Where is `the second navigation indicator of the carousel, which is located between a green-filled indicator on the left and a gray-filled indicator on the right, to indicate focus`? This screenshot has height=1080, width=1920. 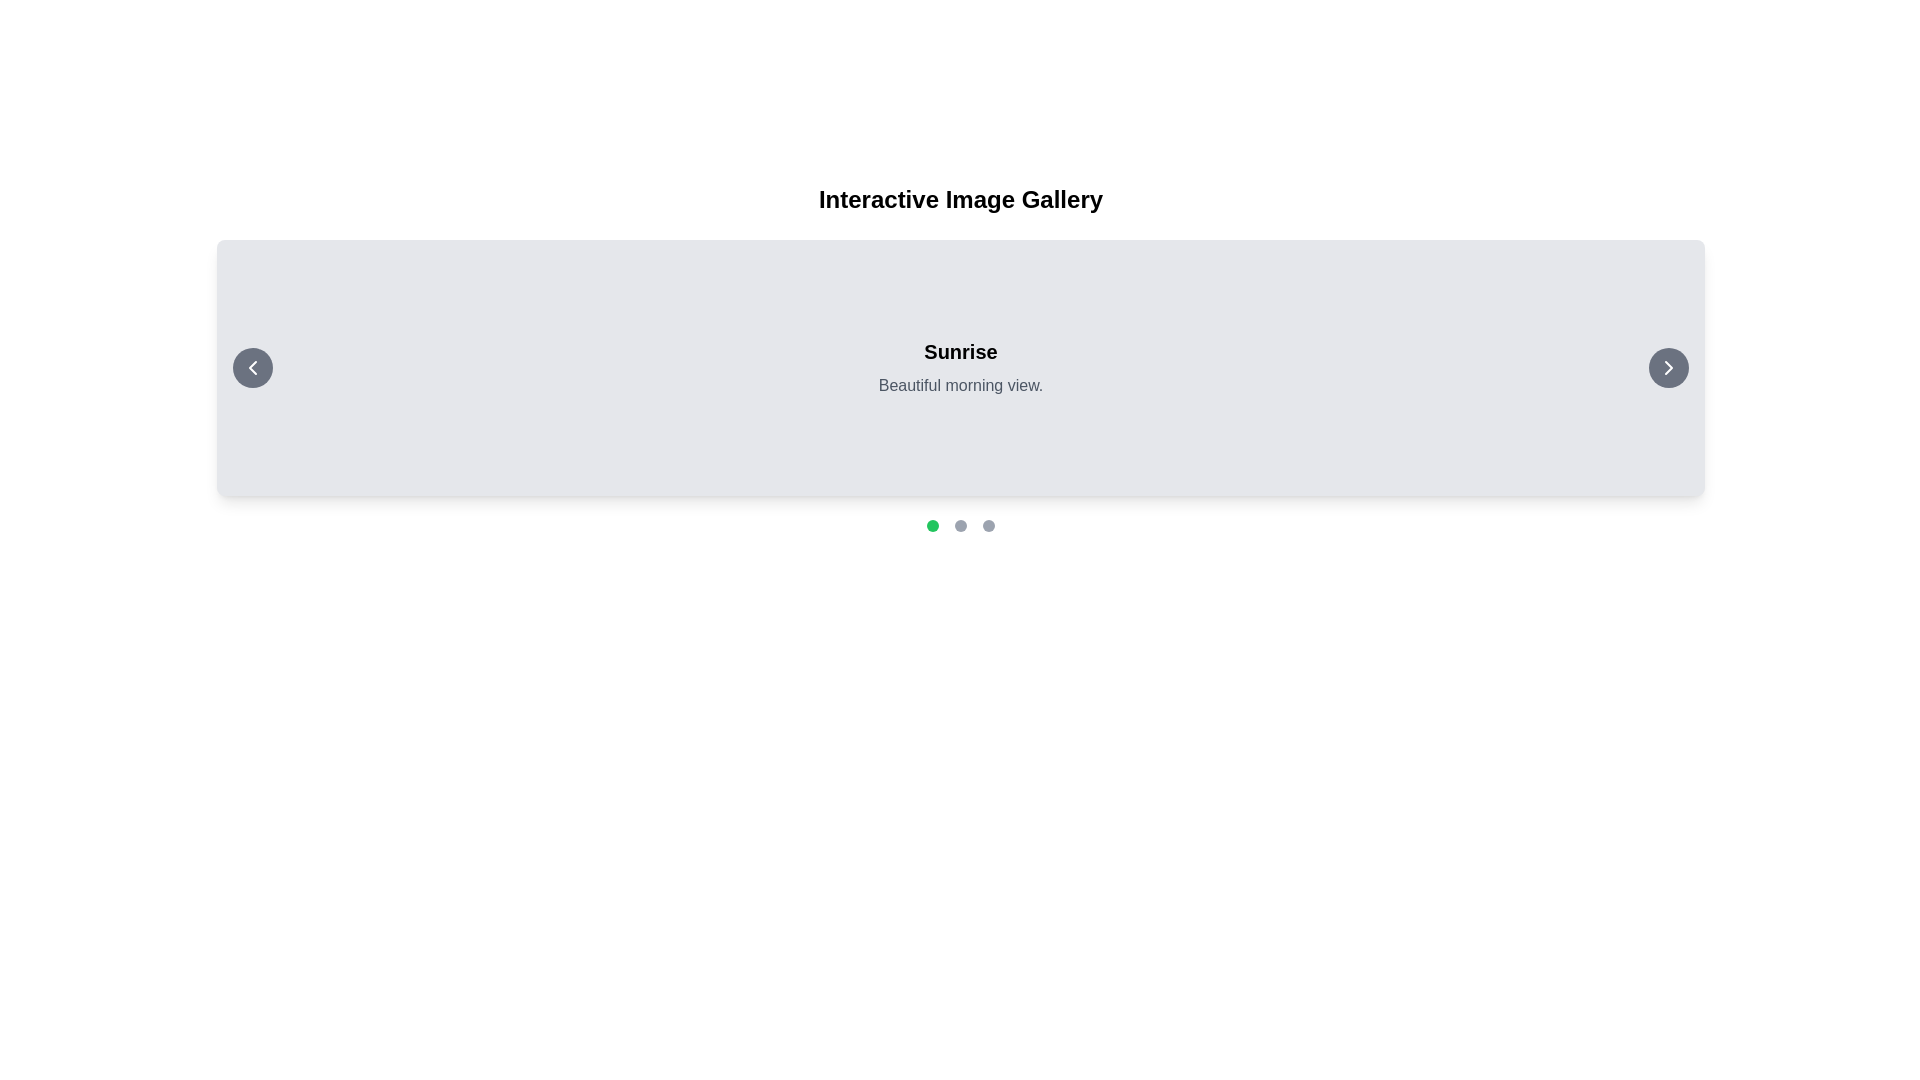 the second navigation indicator of the carousel, which is located between a green-filled indicator on the left and a gray-filled indicator on the right, to indicate focus is located at coordinates (960, 524).